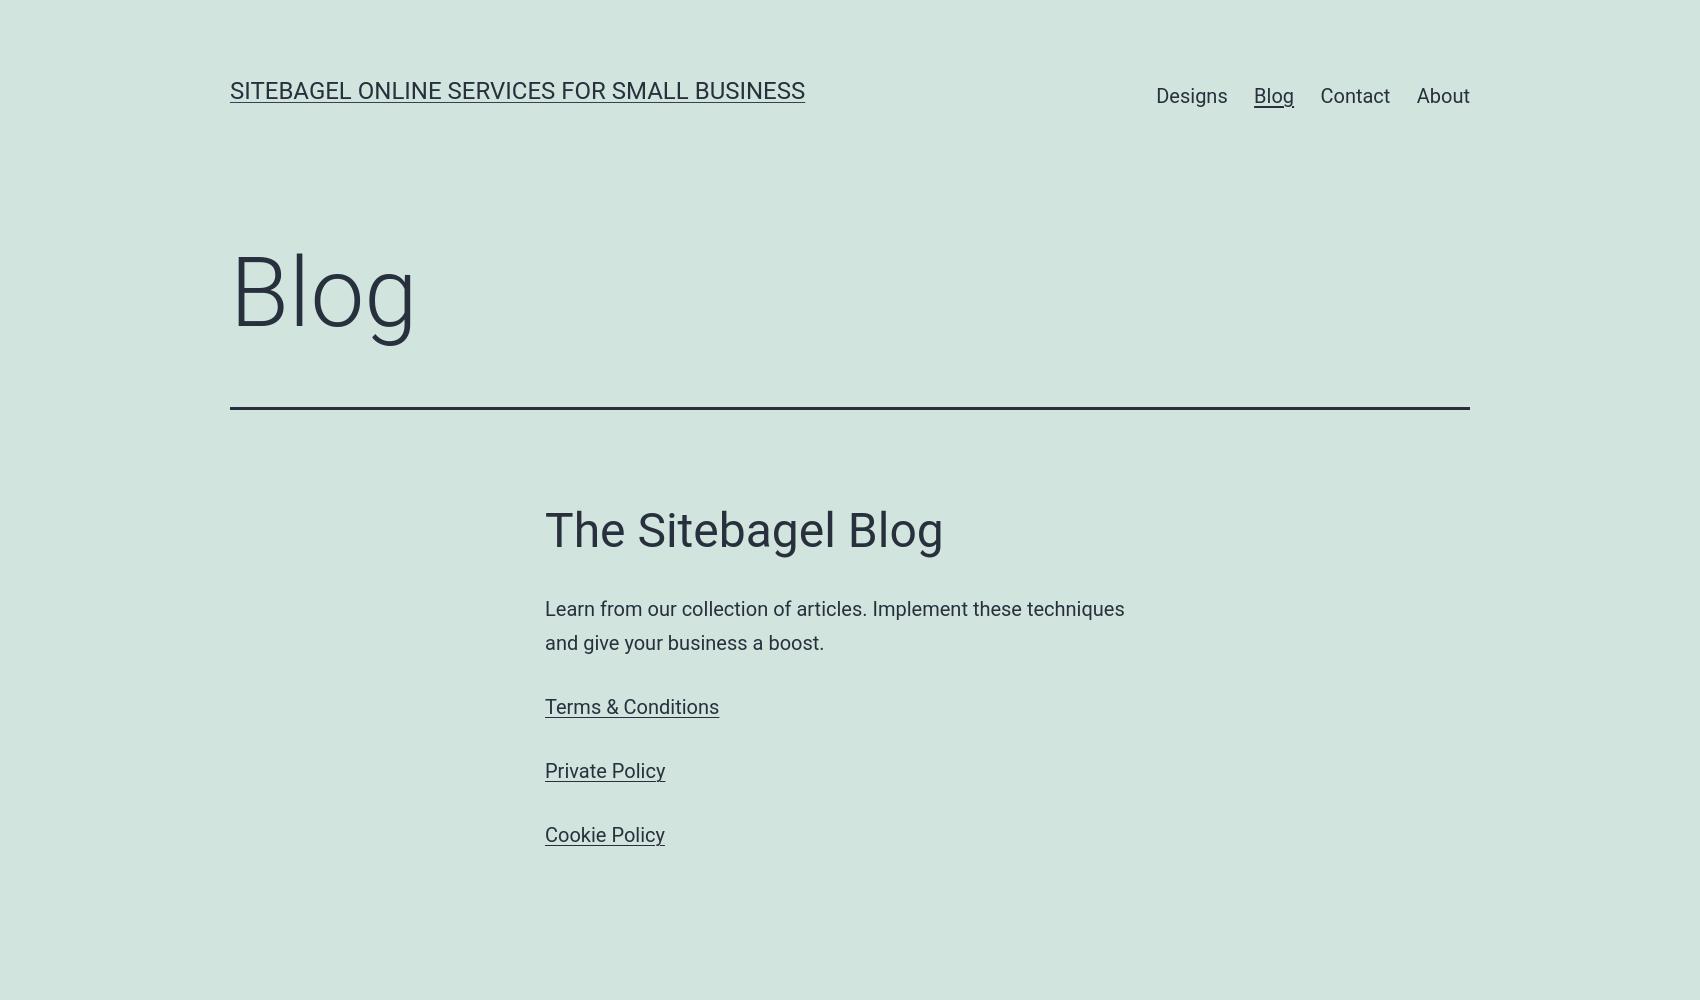 Image resolution: width=1700 pixels, height=1000 pixels. I want to click on 'SiteBagel Online Services for Small Business', so click(517, 90).